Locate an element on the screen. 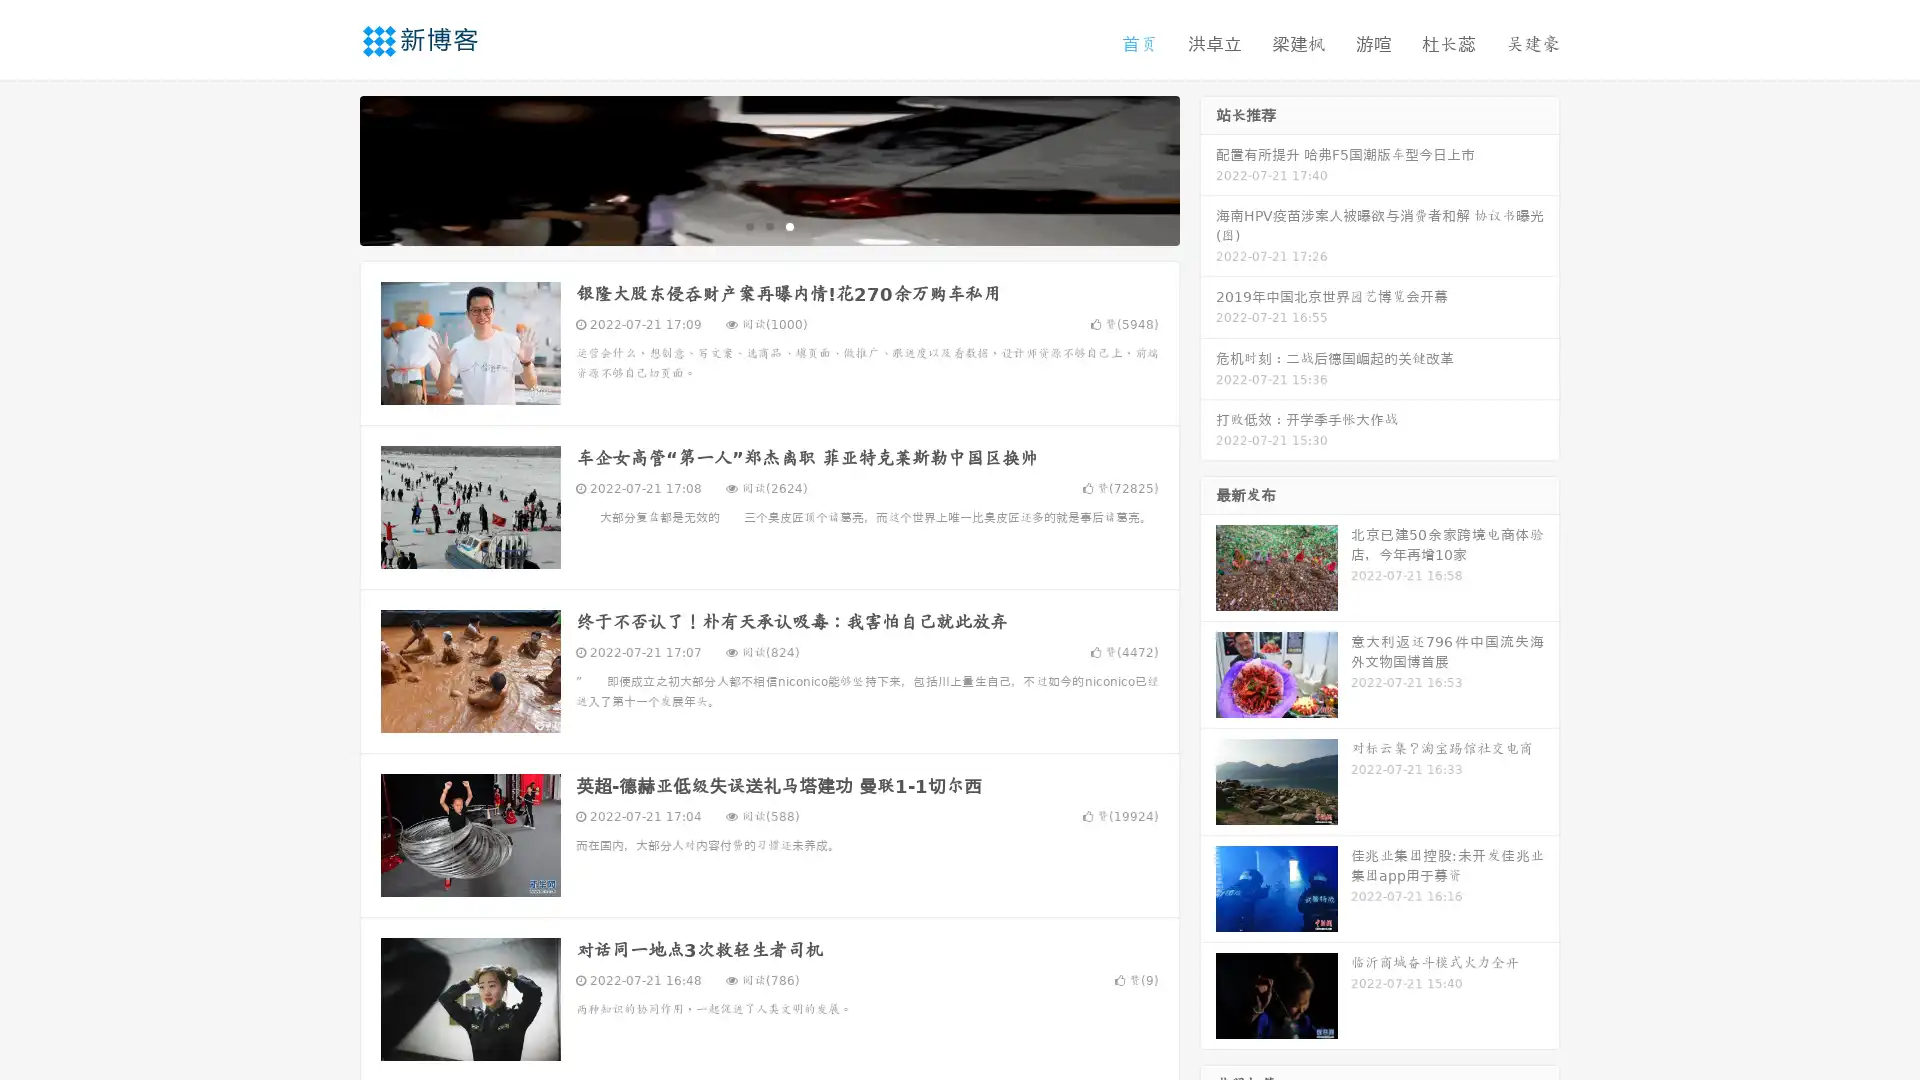 Image resolution: width=1920 pixels, height=1080 pixels. Previous slide is located at coordinates (330, 168).